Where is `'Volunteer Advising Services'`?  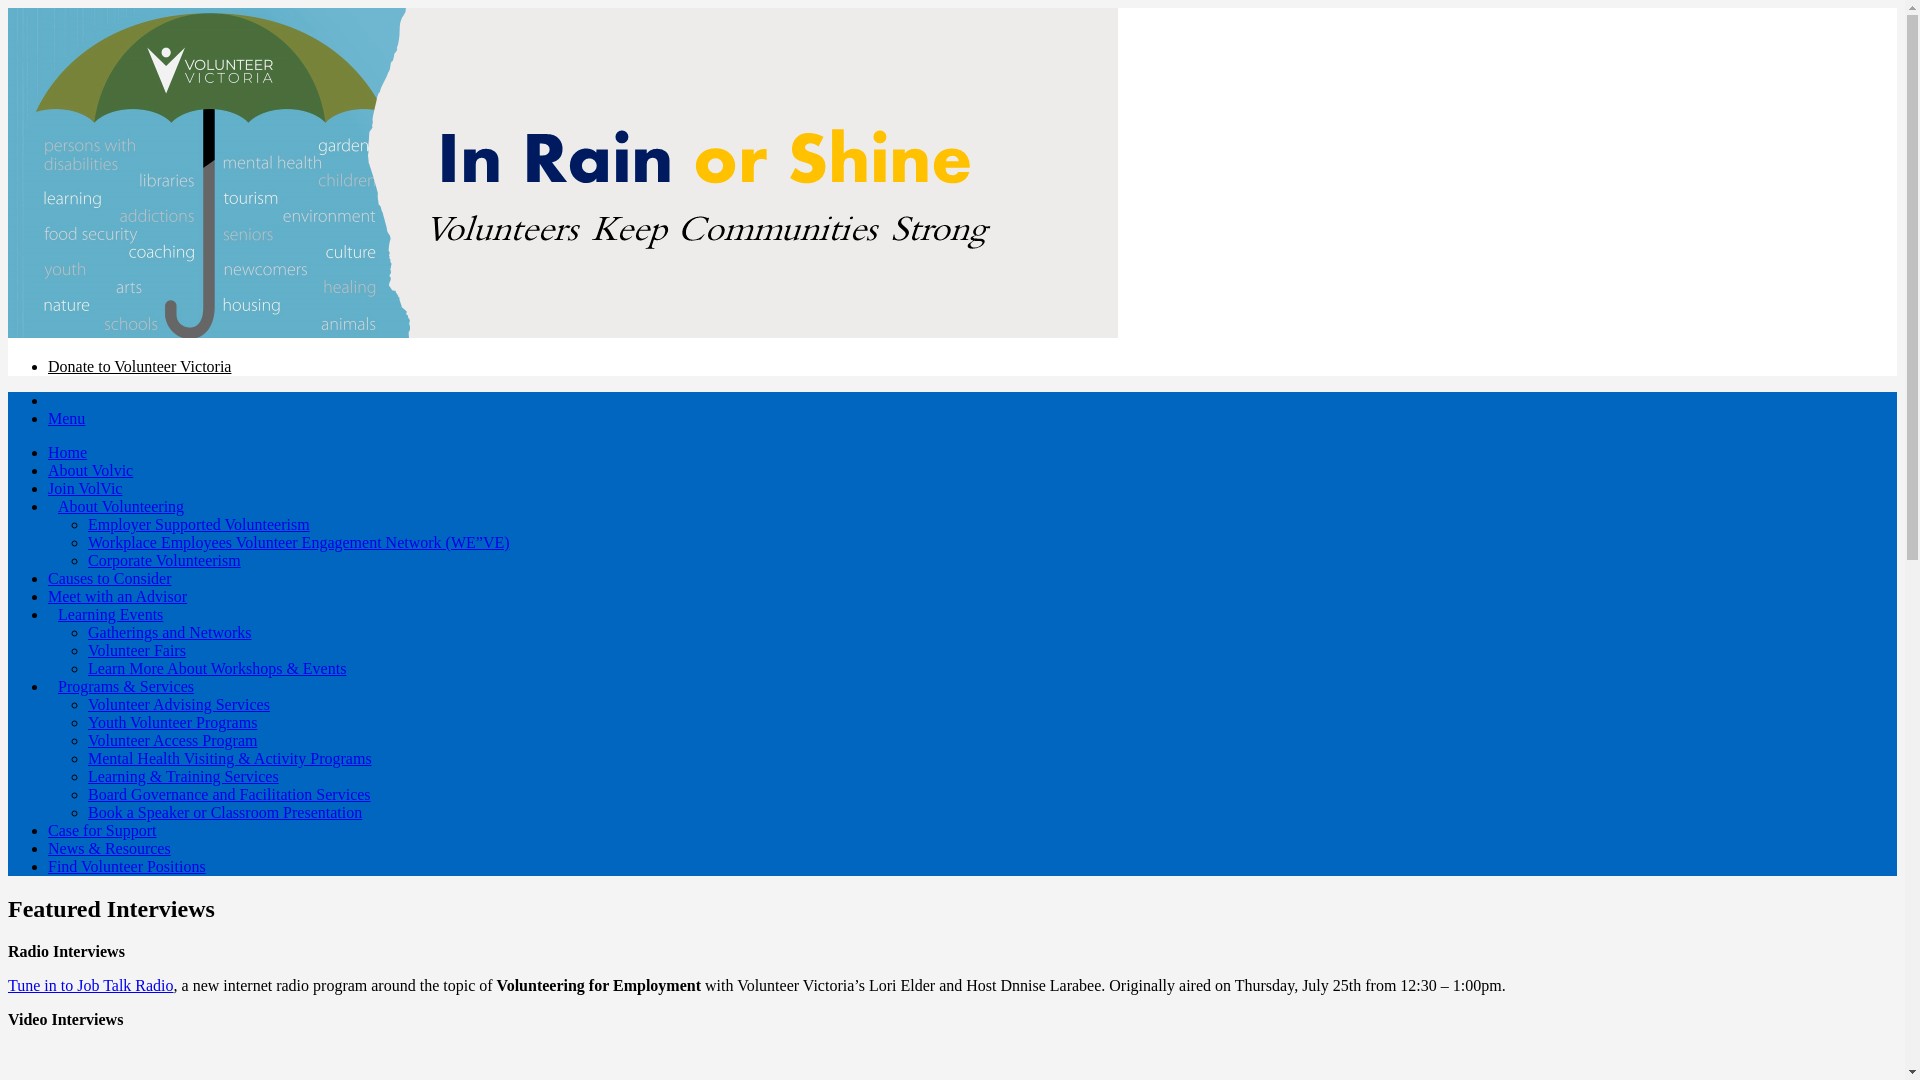
'Volunteer Advising Services' is located at coordinates (86, 703).